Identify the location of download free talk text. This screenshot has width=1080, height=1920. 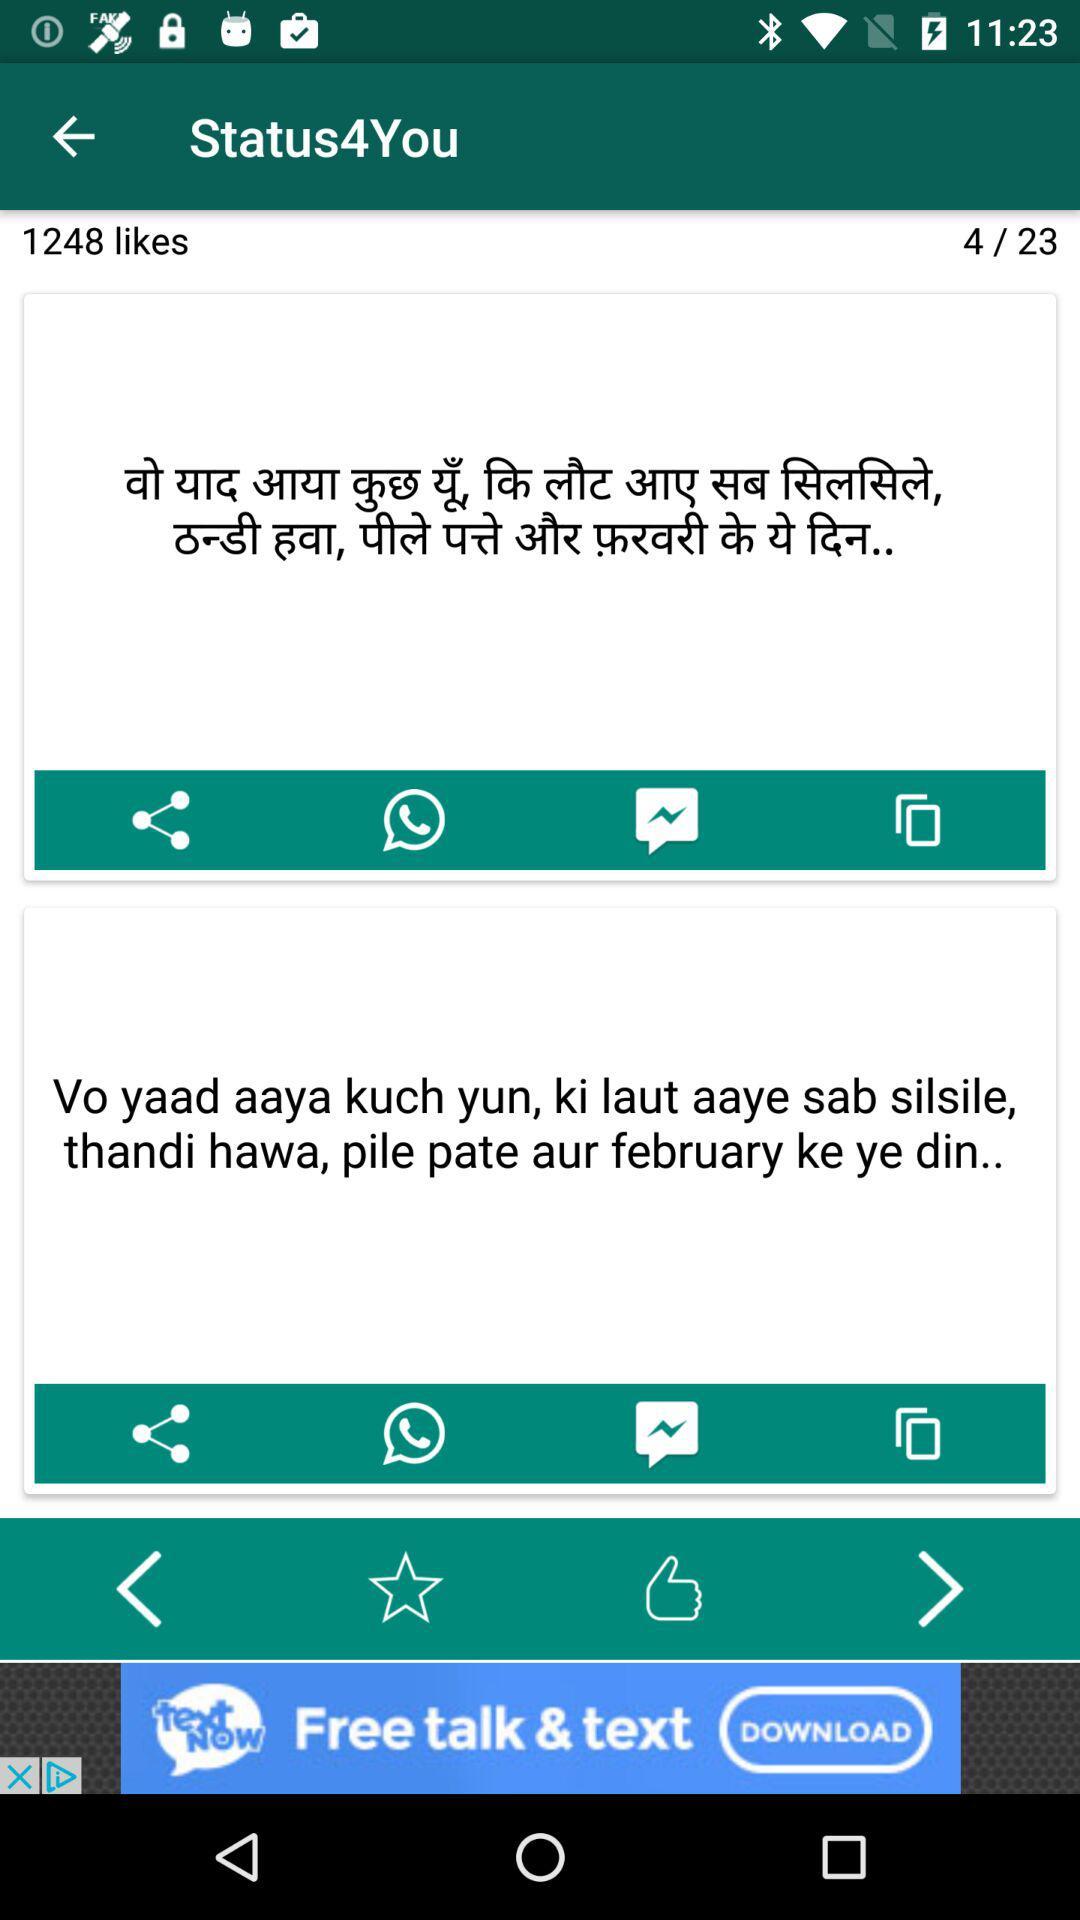
(540, 1727).